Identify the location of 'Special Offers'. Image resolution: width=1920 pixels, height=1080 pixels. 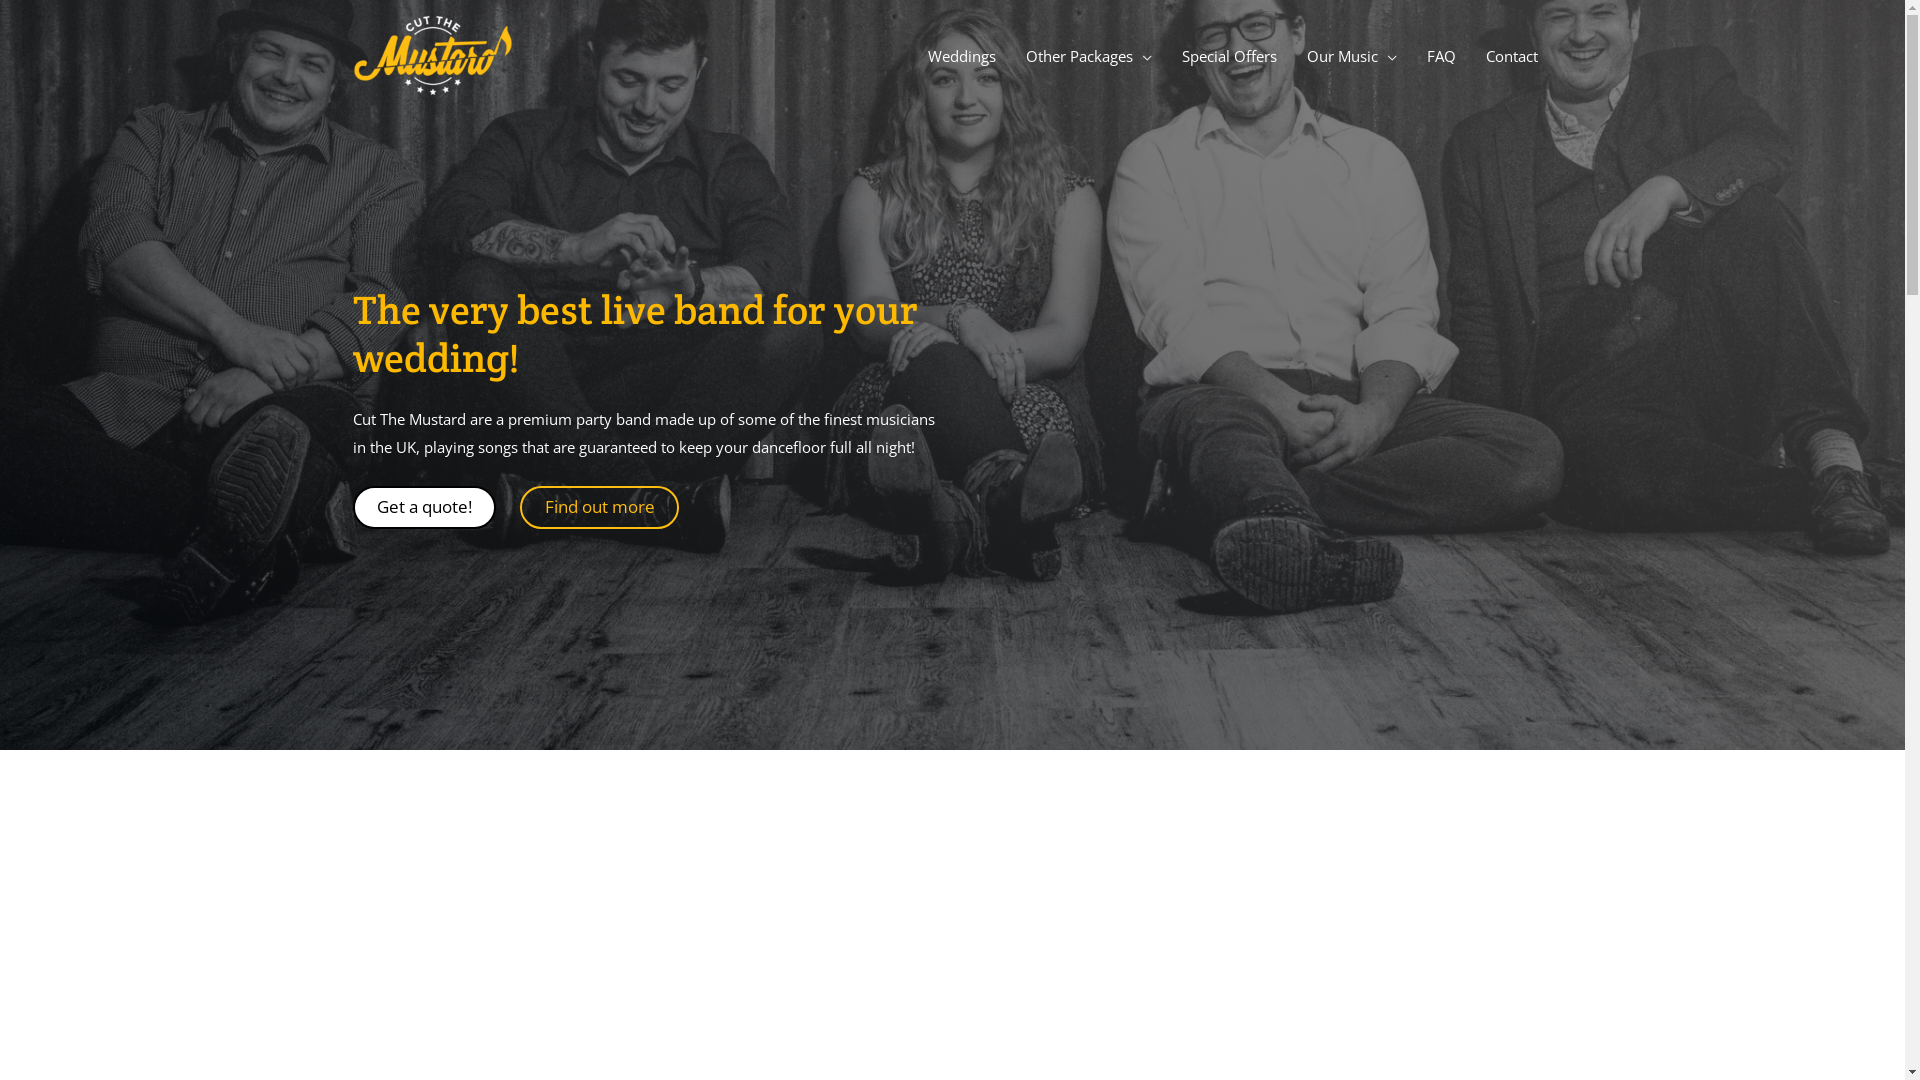
(1227, 53).